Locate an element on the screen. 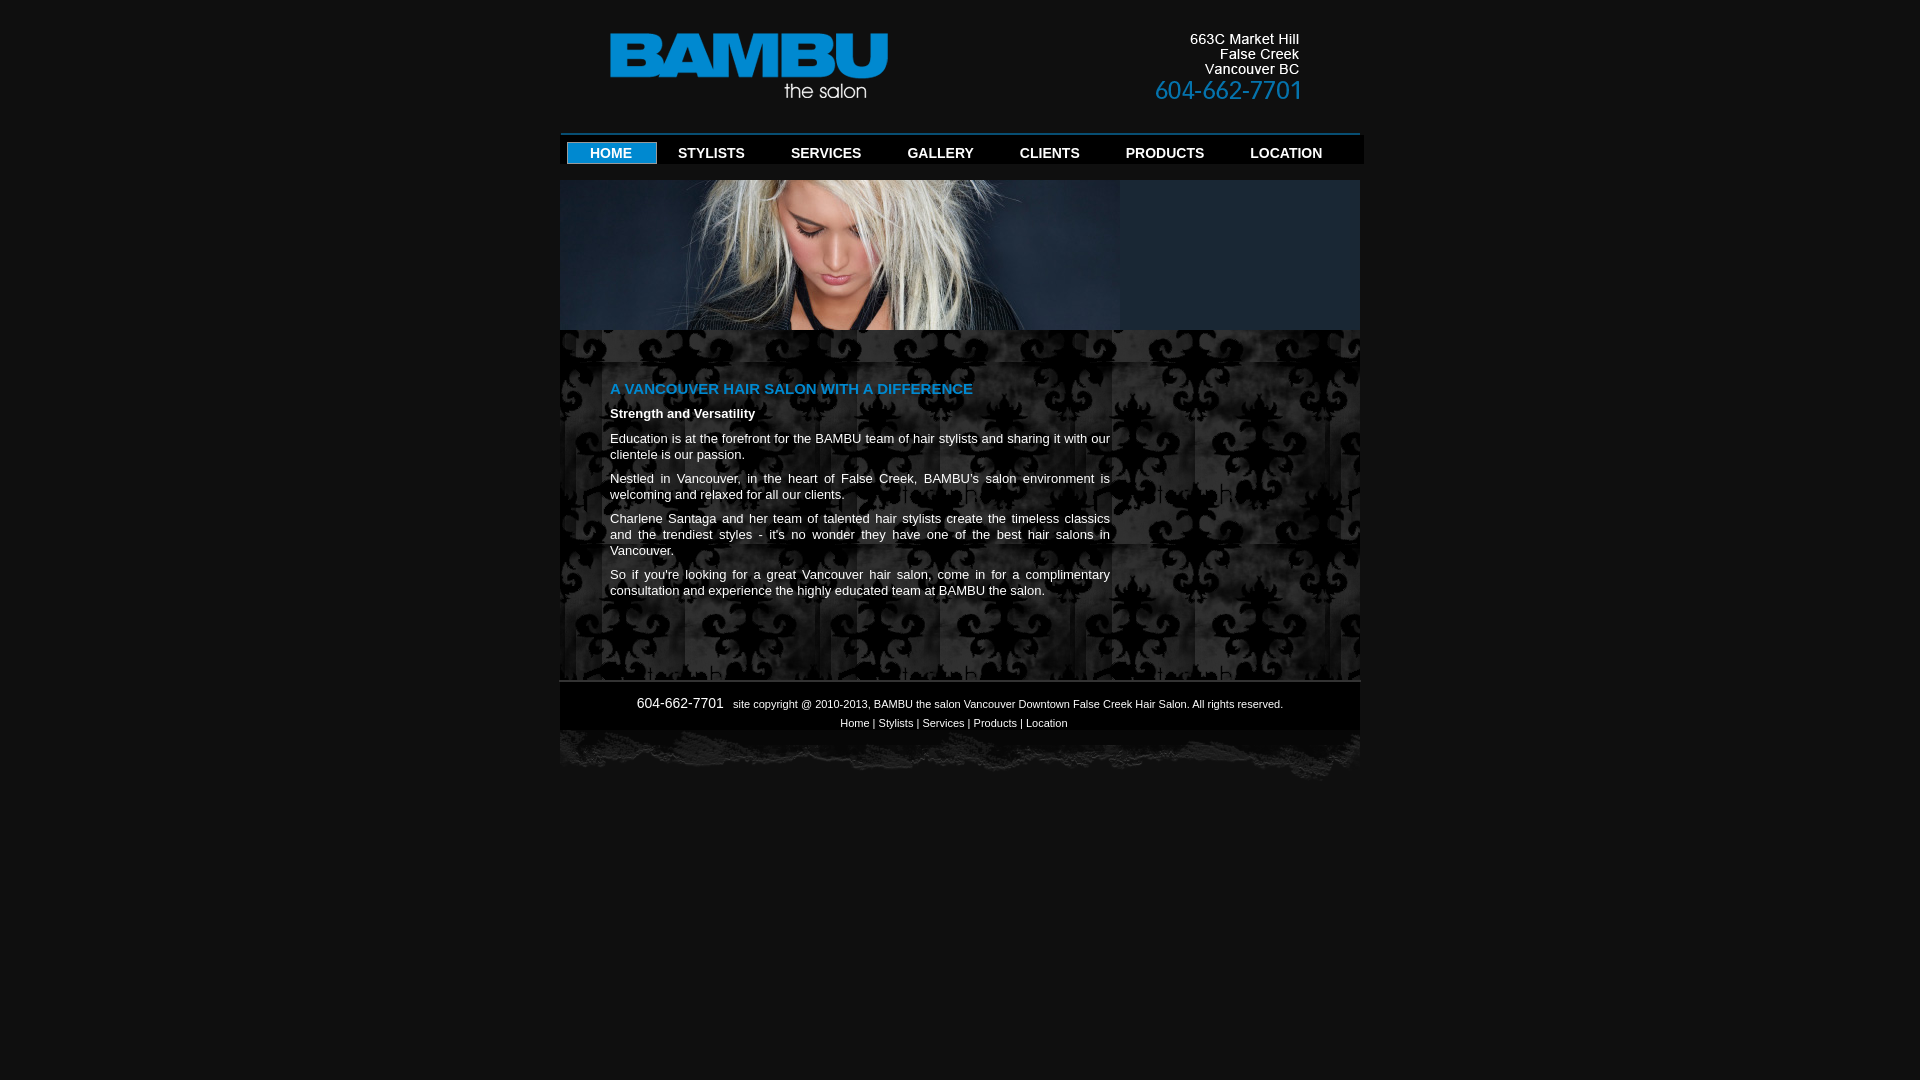  'LOCATION' is located at coordinates (1248, 158).